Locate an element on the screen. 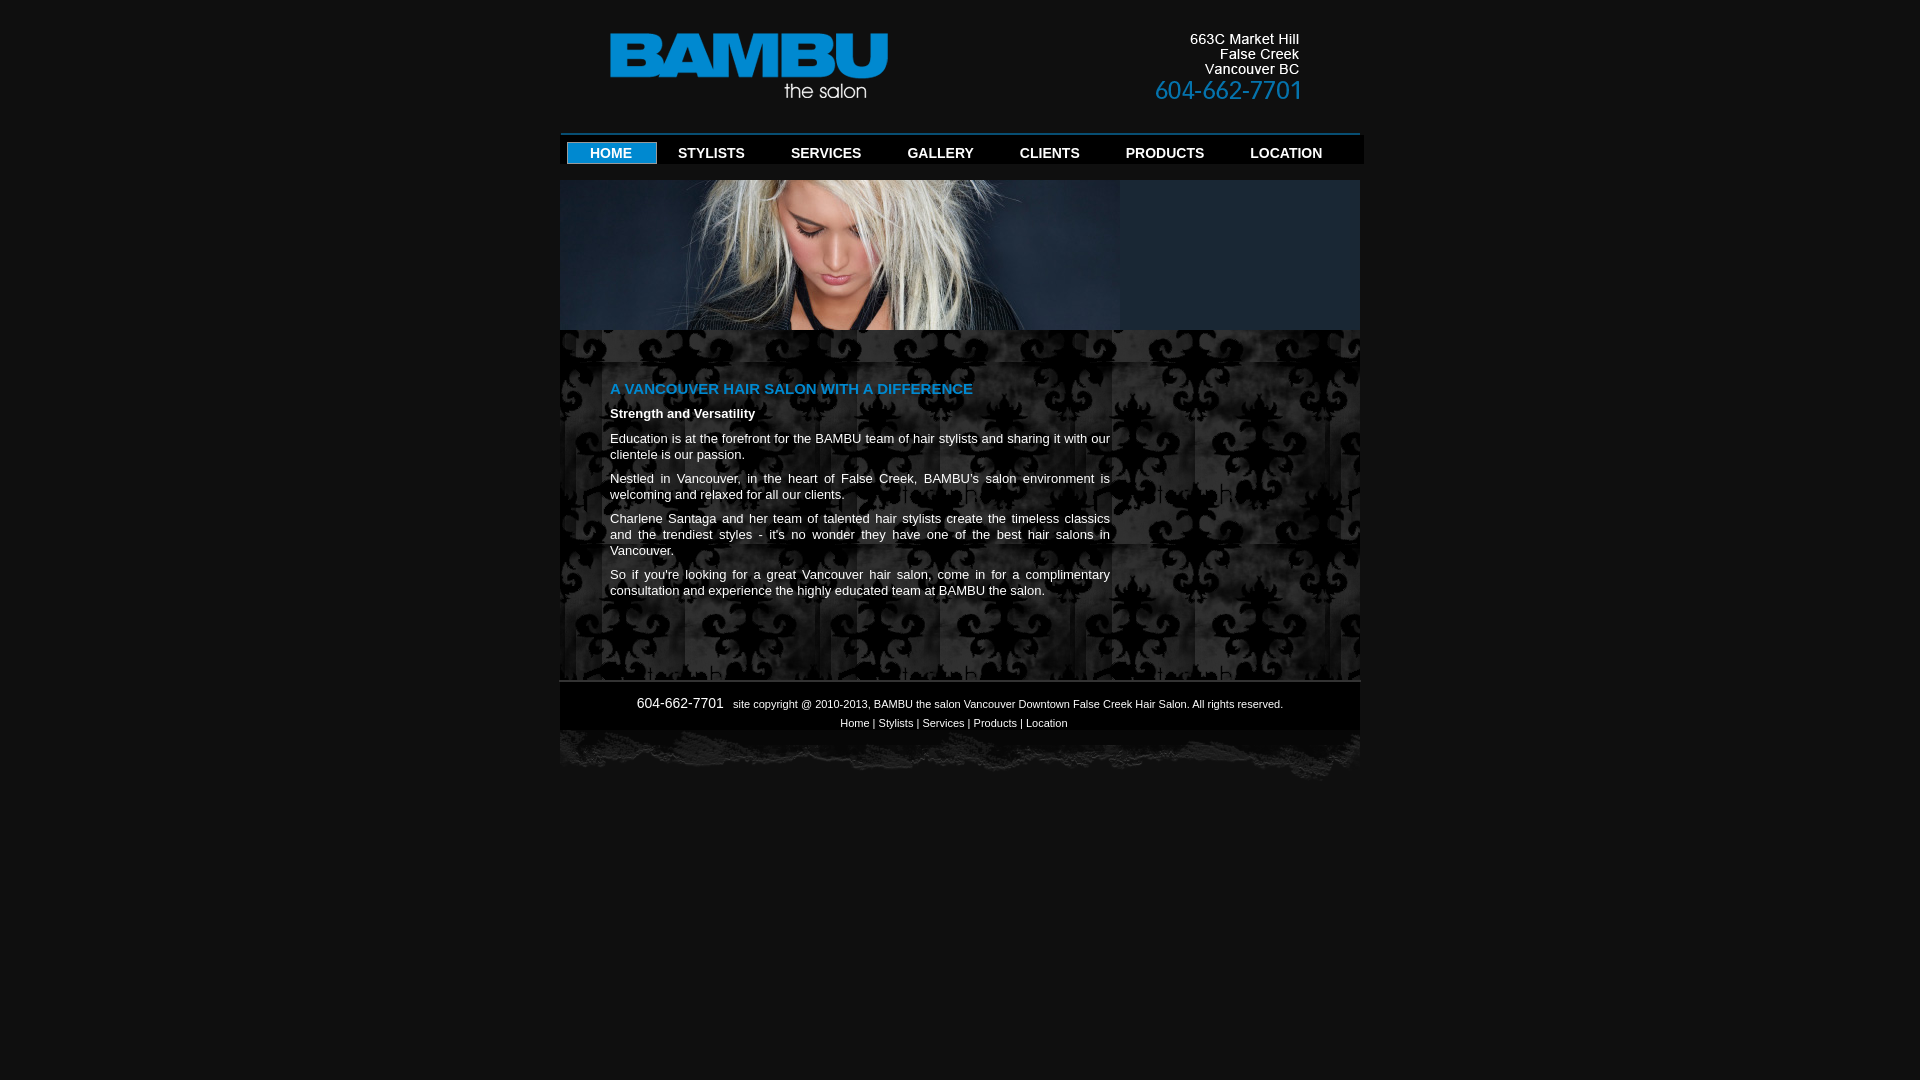  'LOCATION' is located at coordinates (1248, 158).